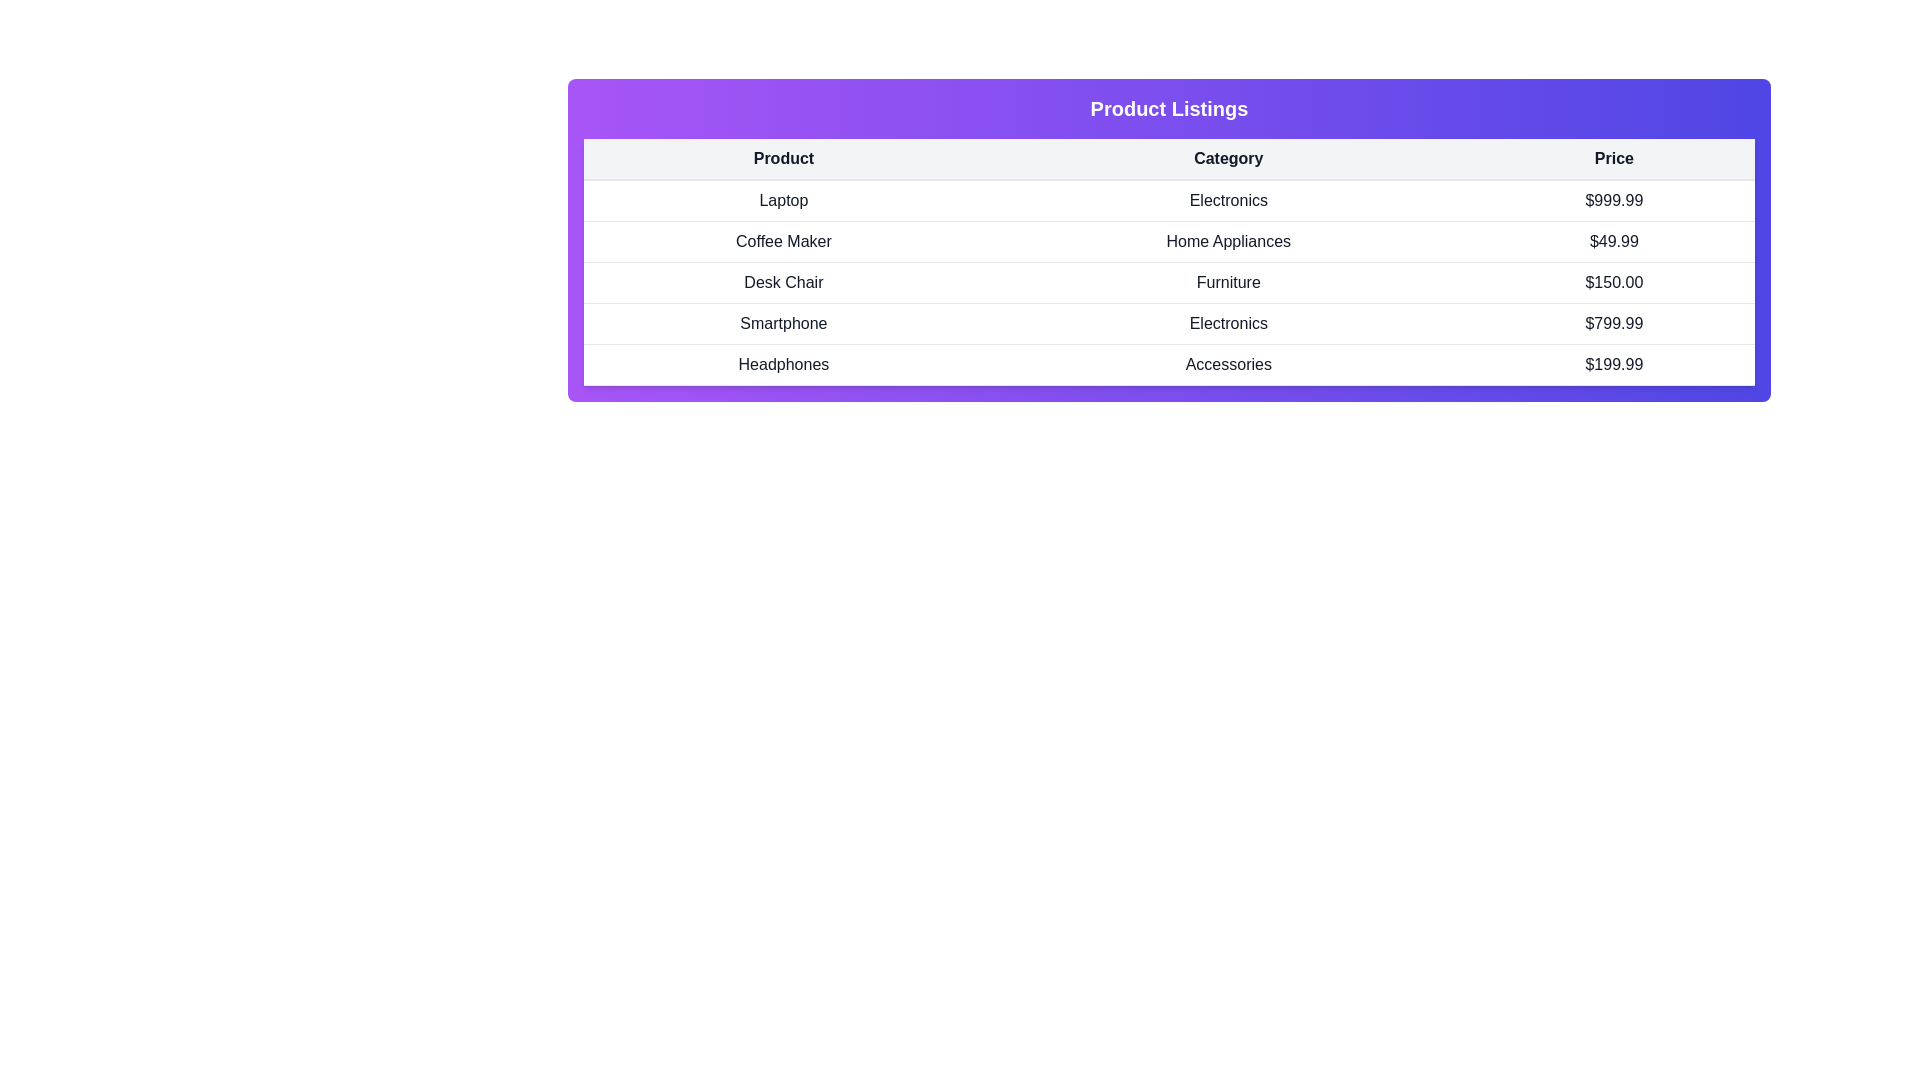 The image size is (1920, 1080). Describe the element at coordinates (1227, 200) in the screenshot. I see `text content of the 'Electronics' label in the 'Category' column of the first row of the table` at that location.